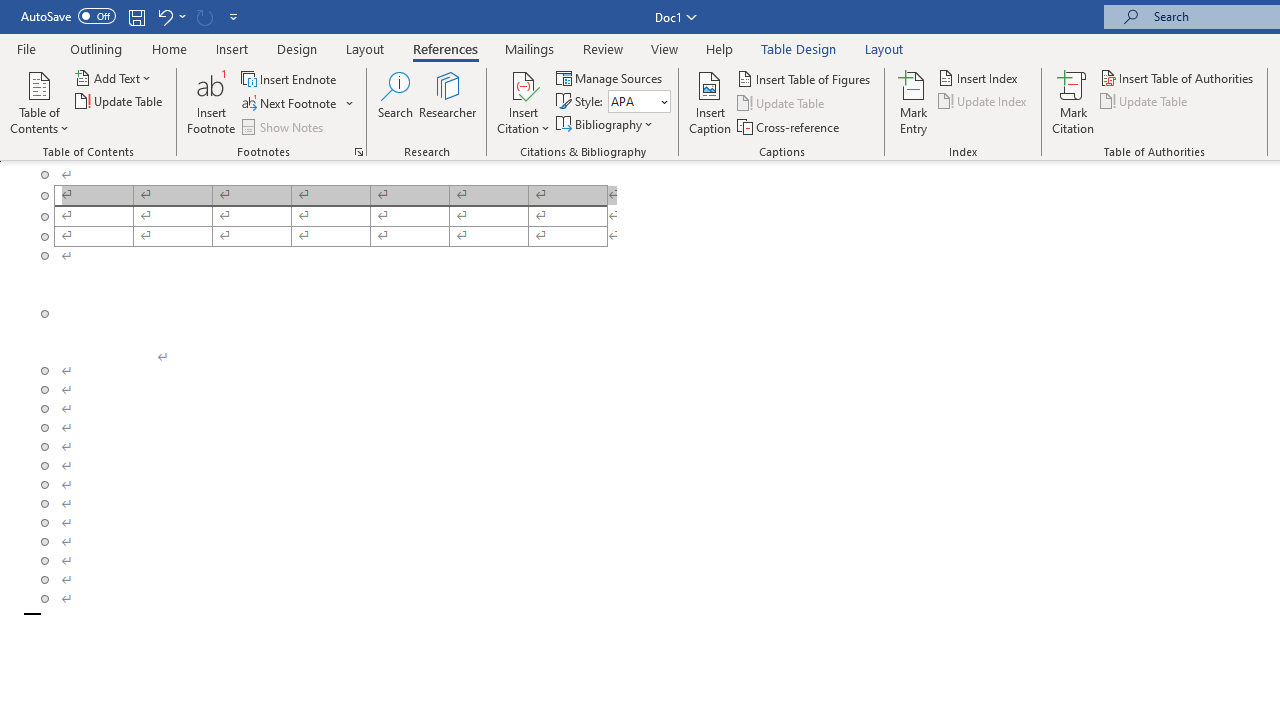 This screenshot has width=1280, height=720. Describe the element at coordinates (113, 77) in the screenshot. I see `'Add Text'` at that location.